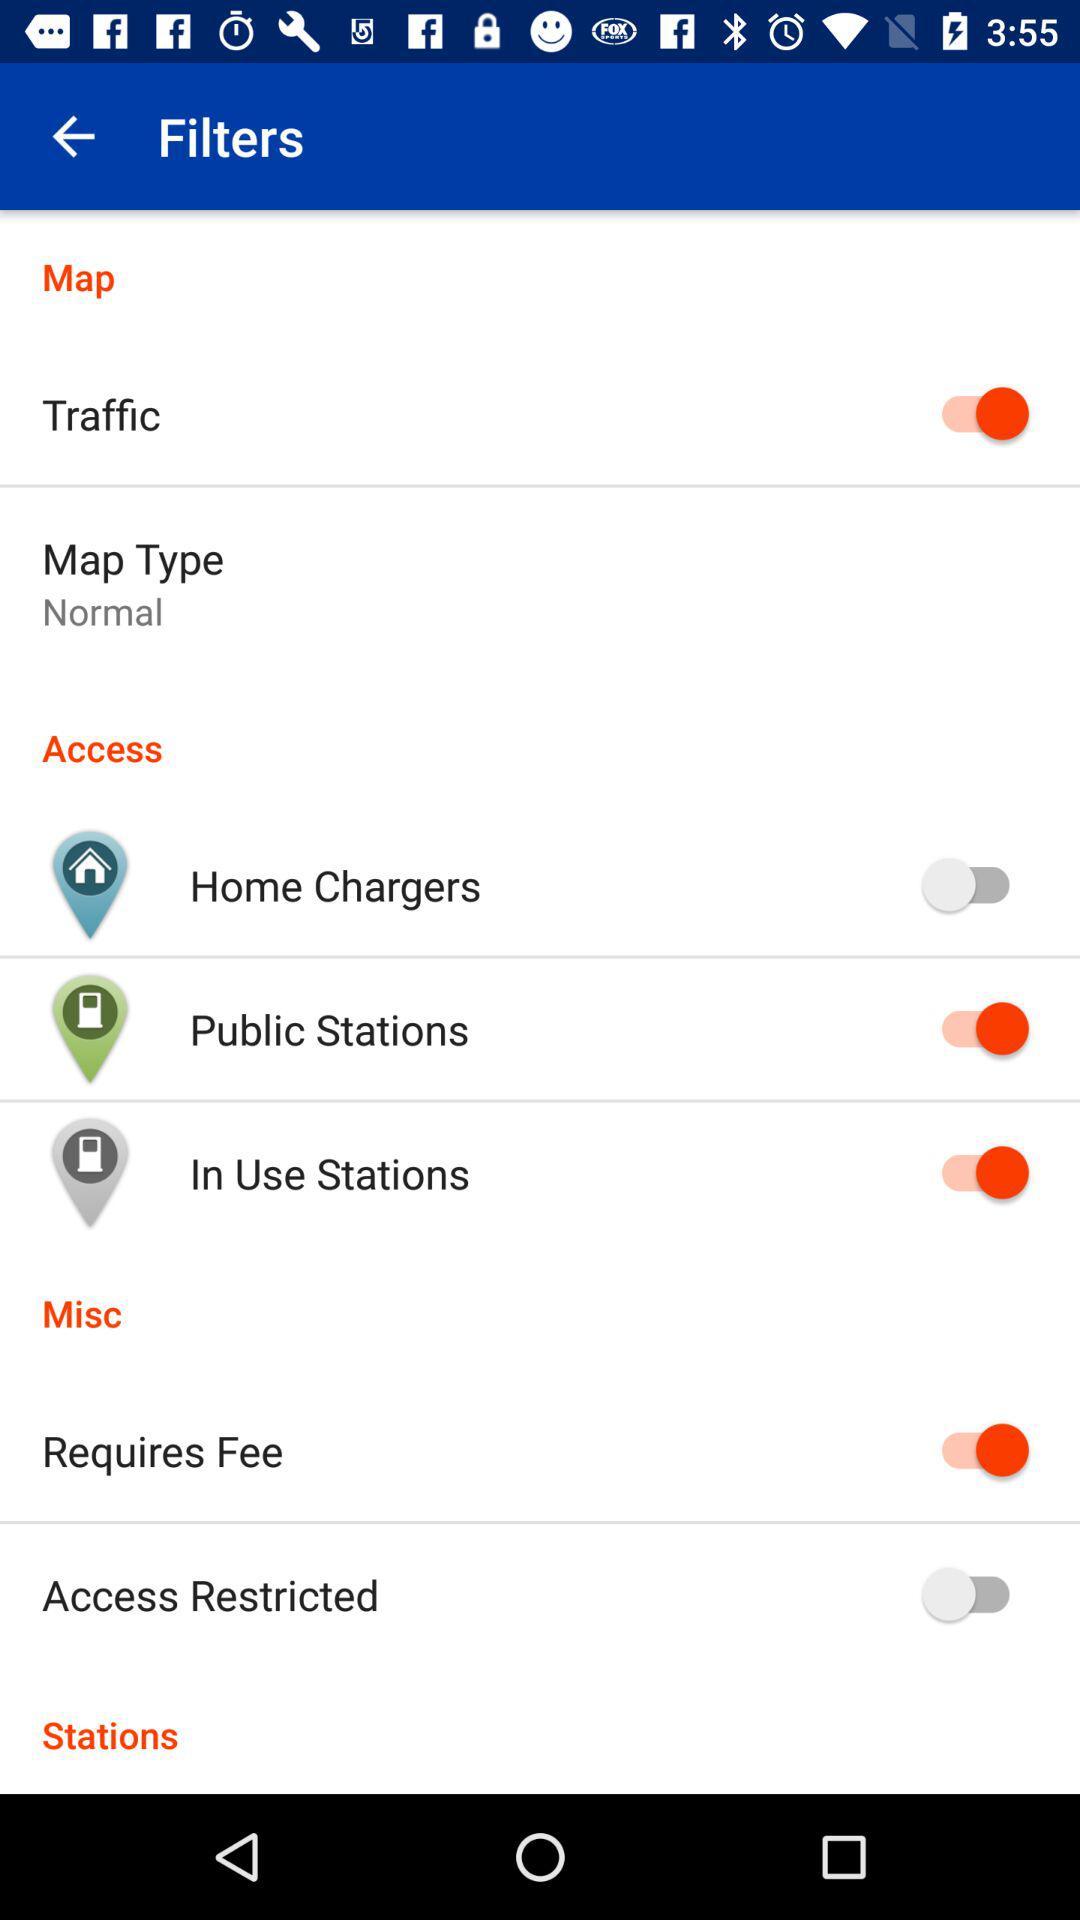 The width and height of the screenshot is (1080, 1920). I want to click on item to the left of filters icon, so click(72, 135).